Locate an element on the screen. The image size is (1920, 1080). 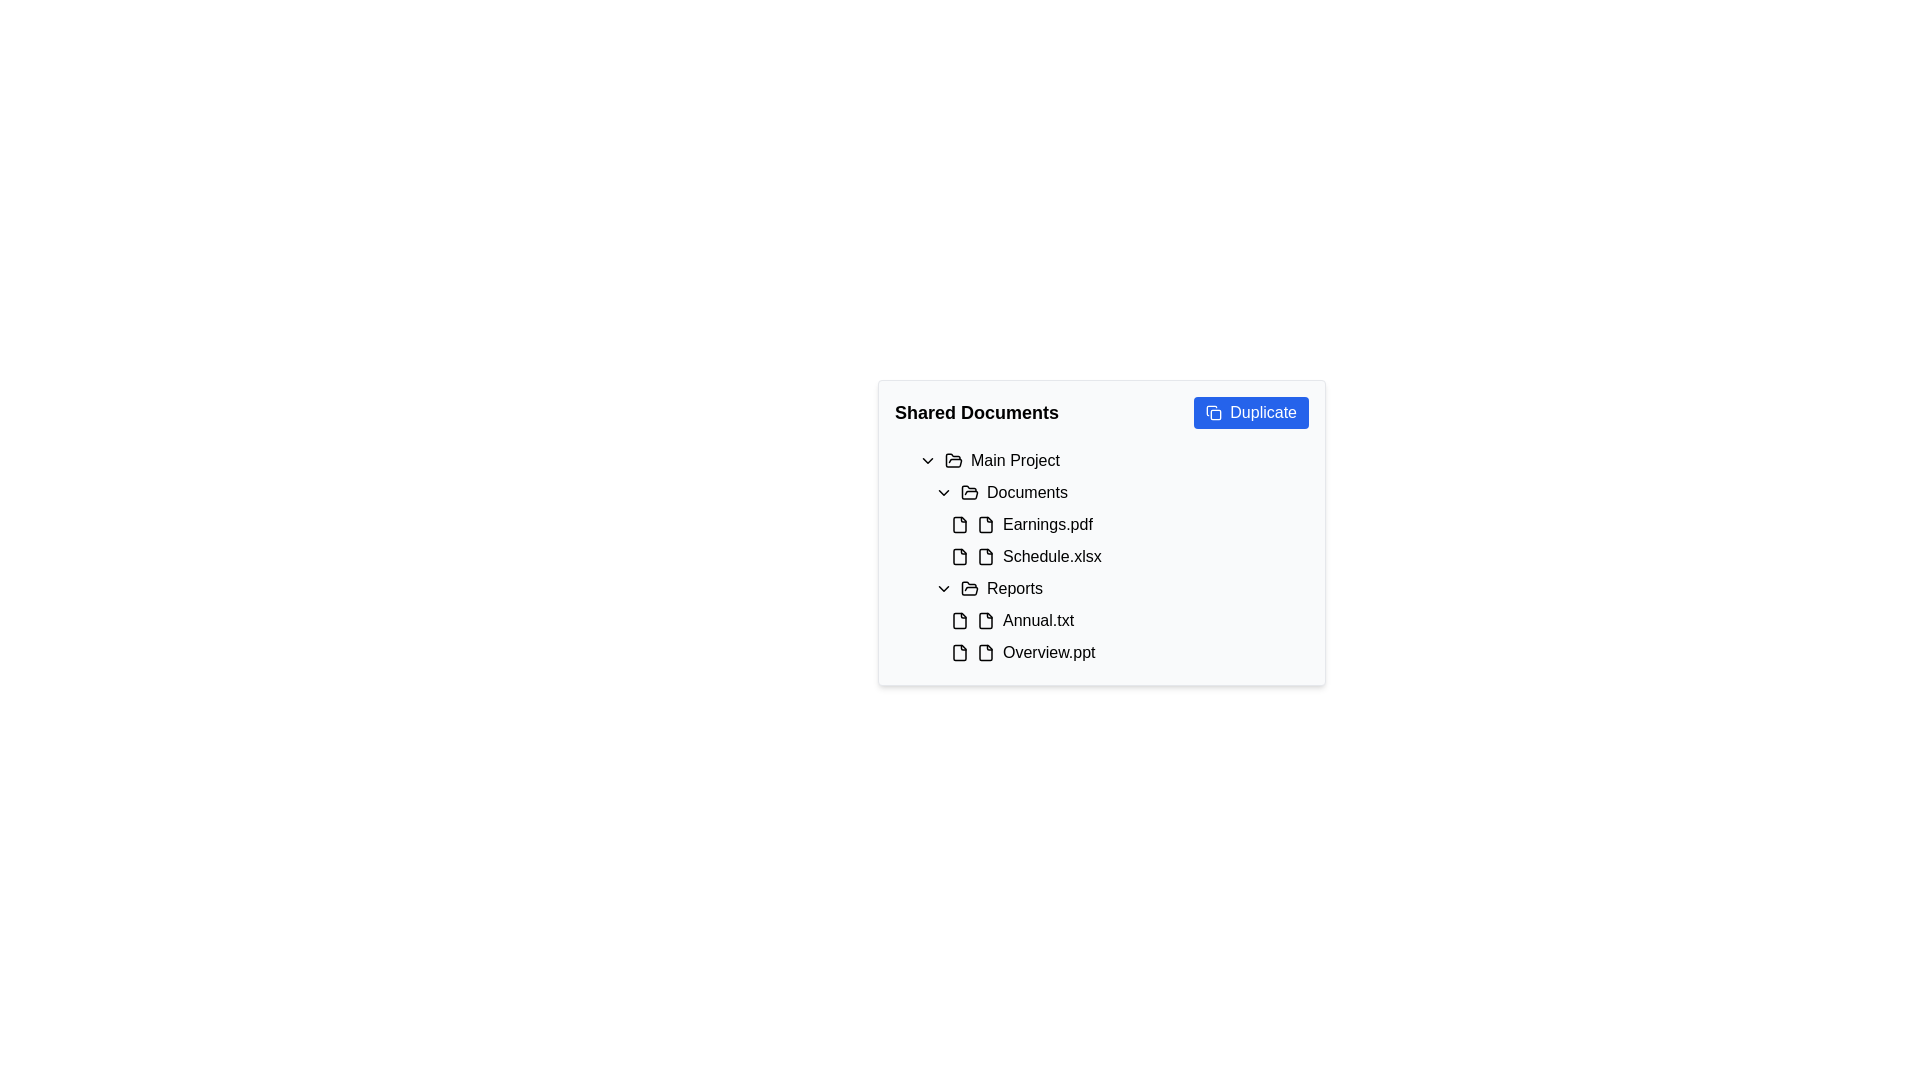
the document file icon located in the 'Reports' subsection of 'Shared Documents' preceding the 'Annual.txt' file entry is located at coordinates (960, 620).